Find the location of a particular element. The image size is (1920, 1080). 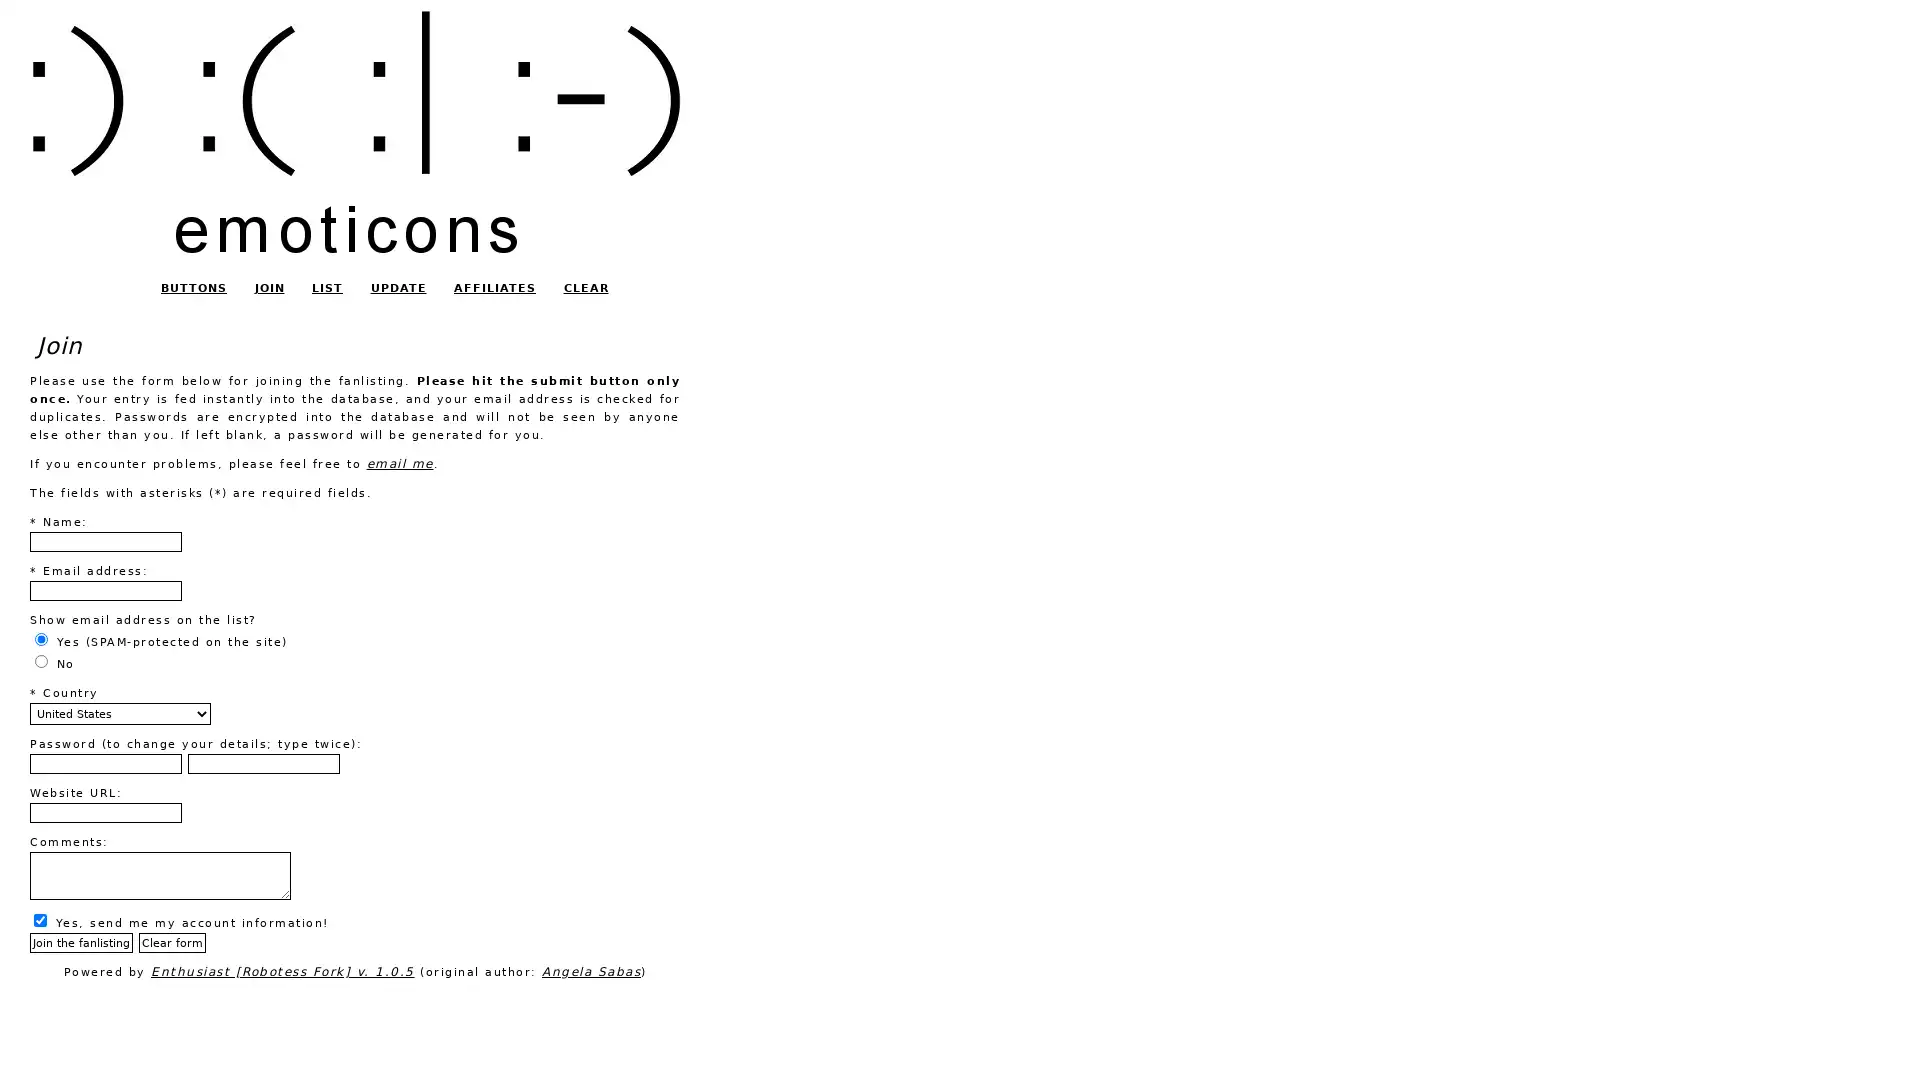

Clear form is located at coordinates (171, 942).